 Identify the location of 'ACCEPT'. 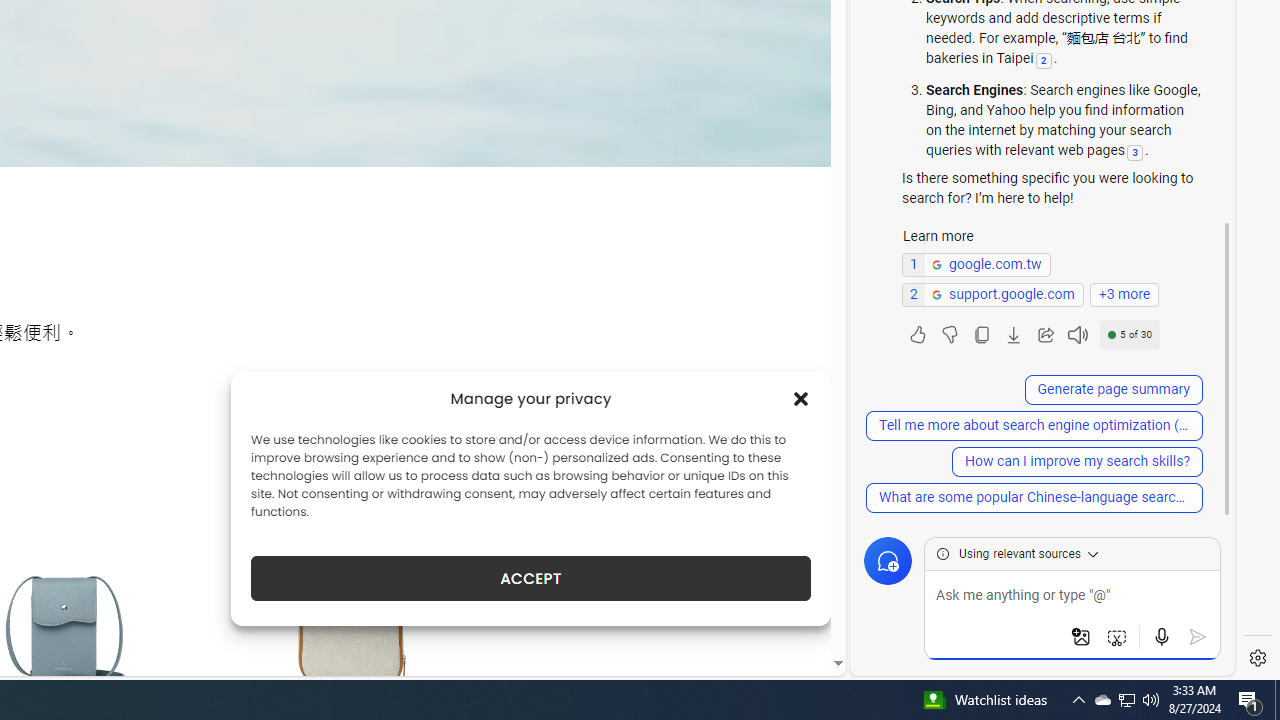
(531, 578).